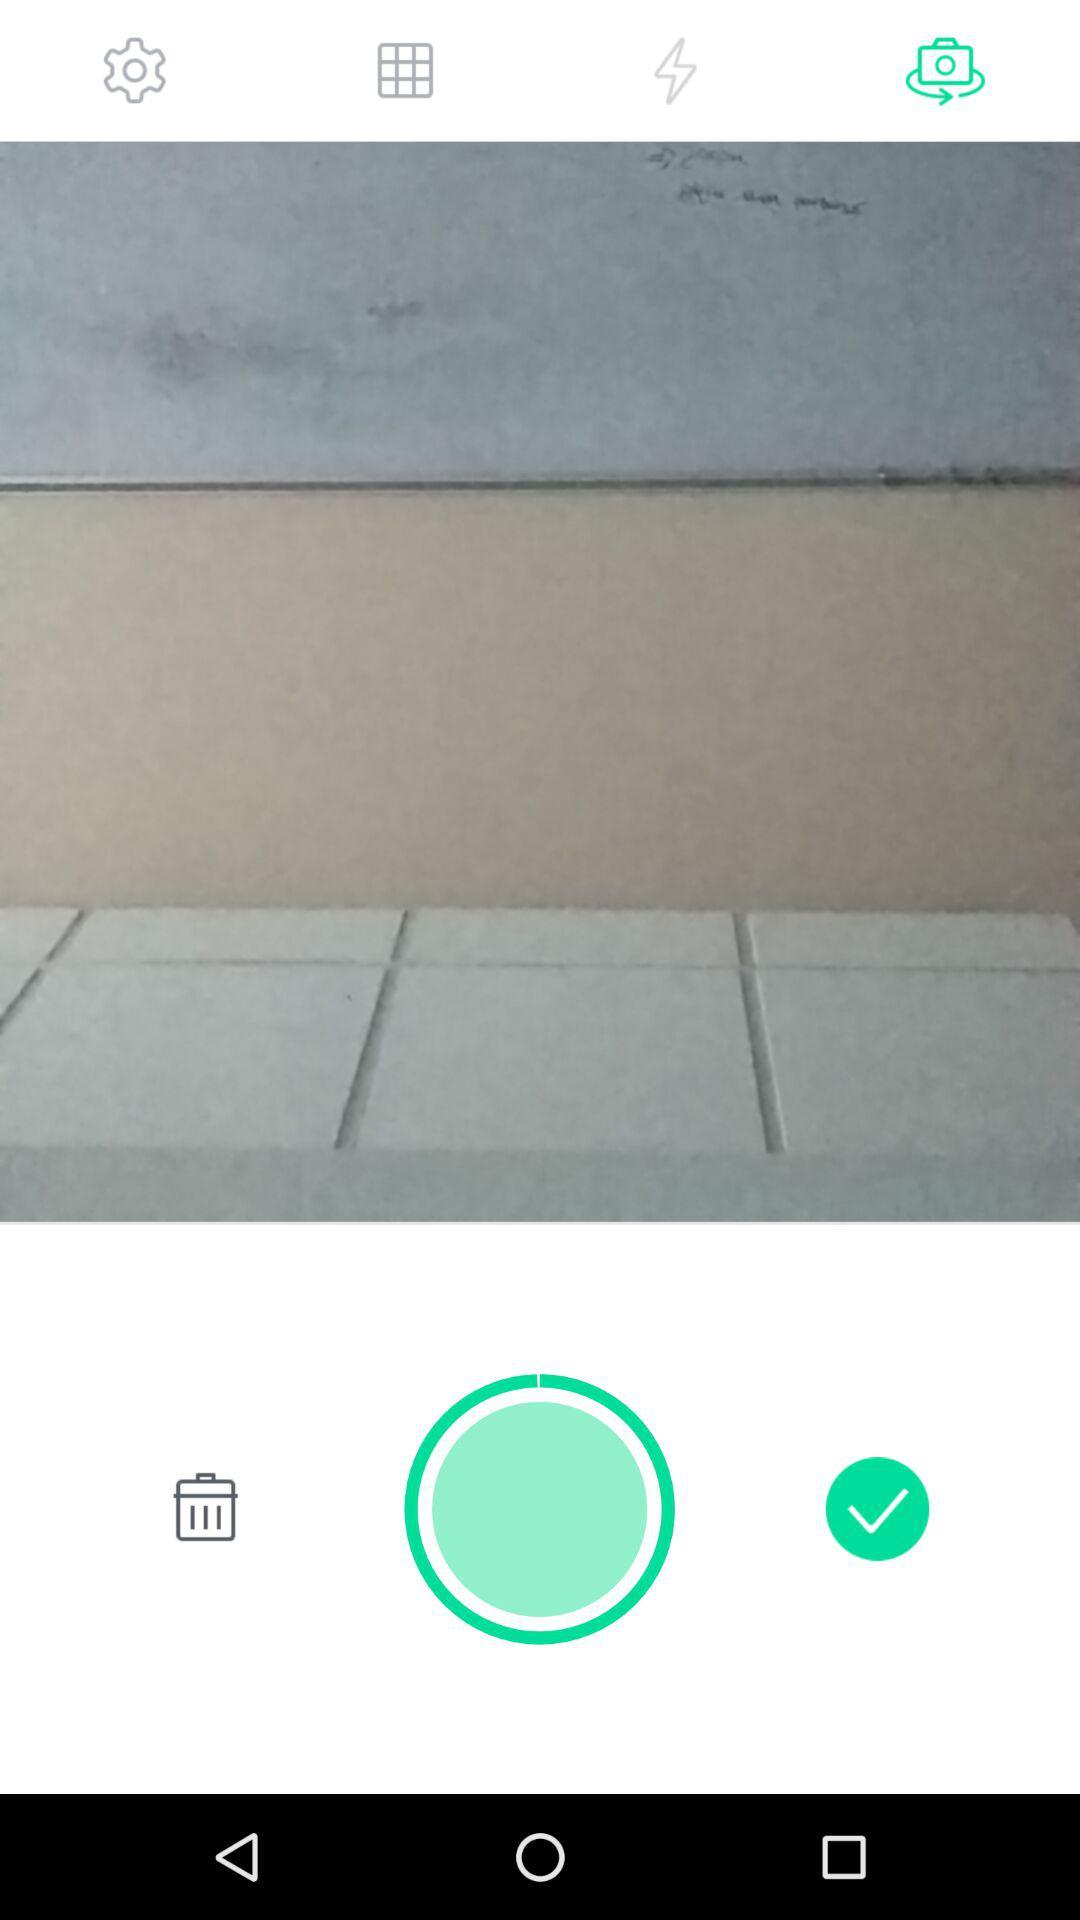 The image size is (1080, 1920). I want to click on accept, so click(876, 1508).